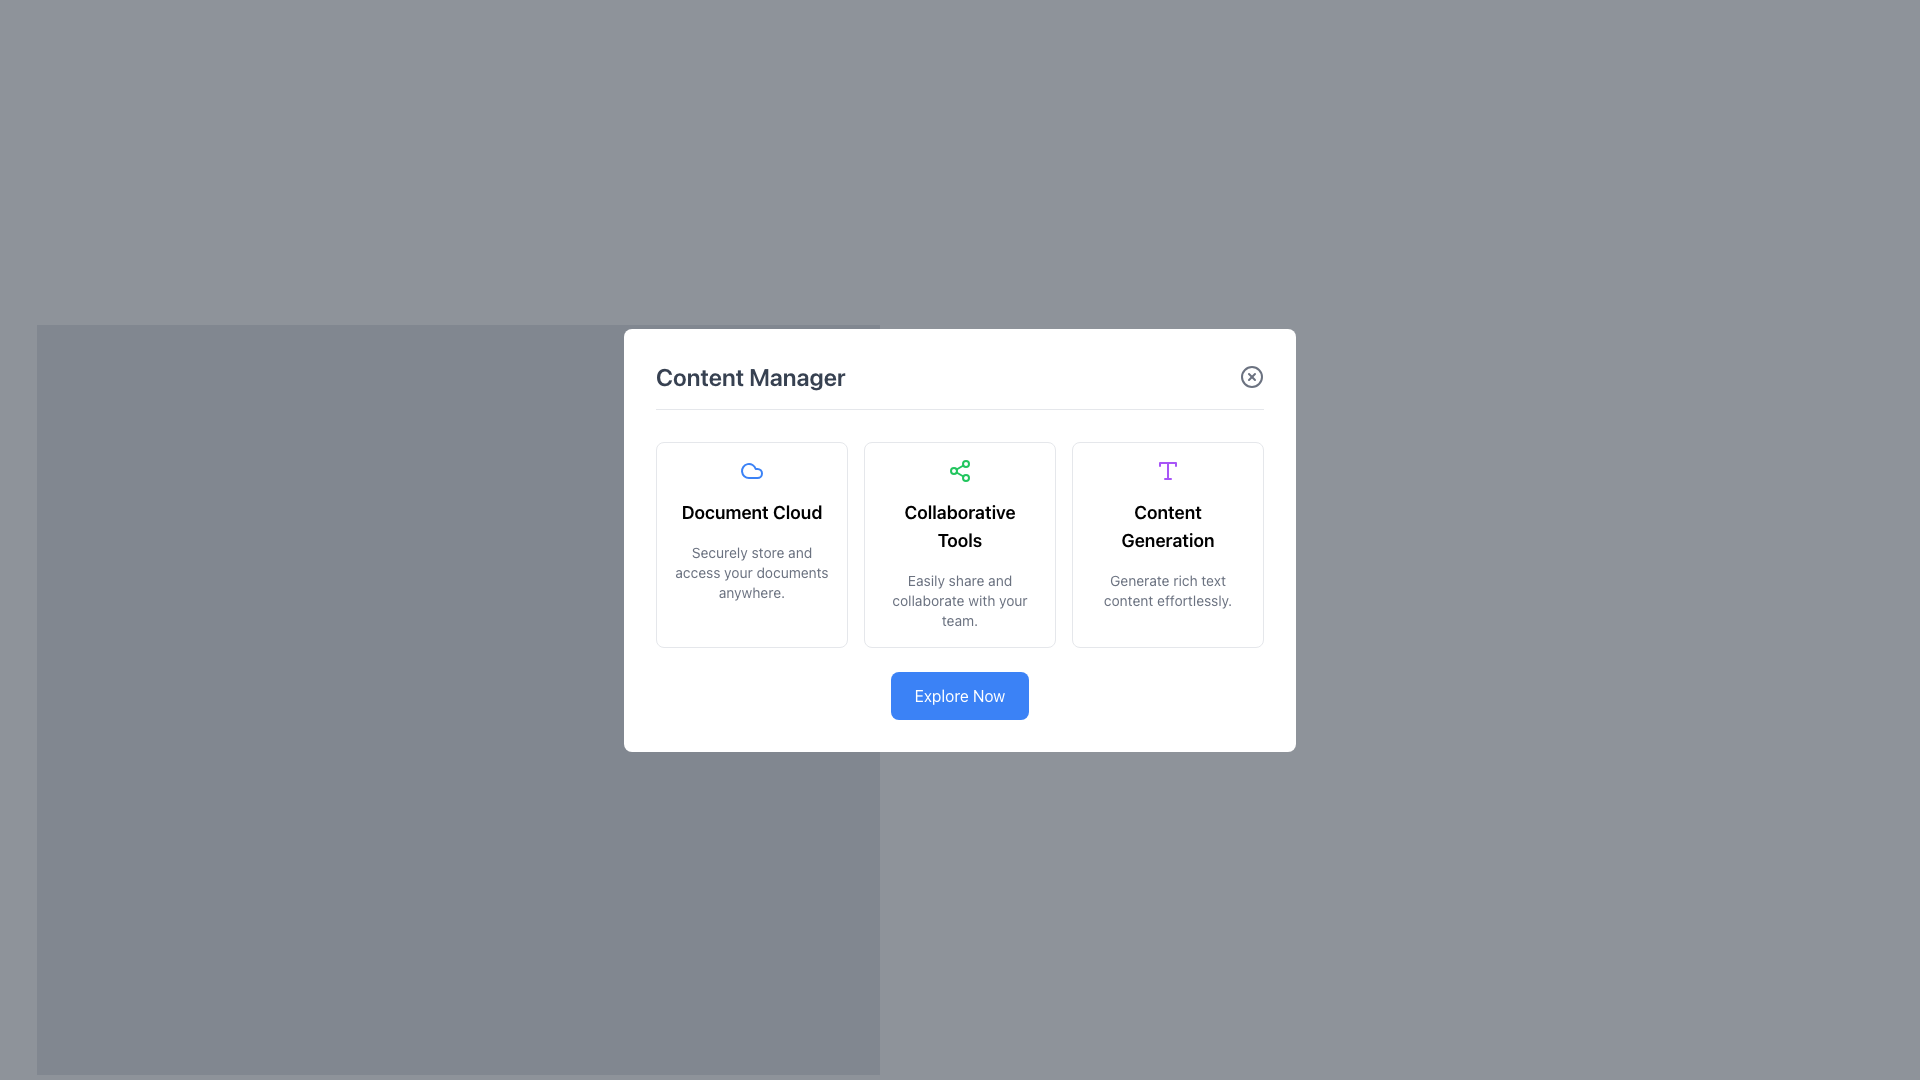 The image size is (1920, 1080). Describe the element at coordinates (1251, 376) in the screenshot. I see `the SVG Circle element which serves as the close button in the top-right area of the modal window to trigger possible hover effects` at that location.